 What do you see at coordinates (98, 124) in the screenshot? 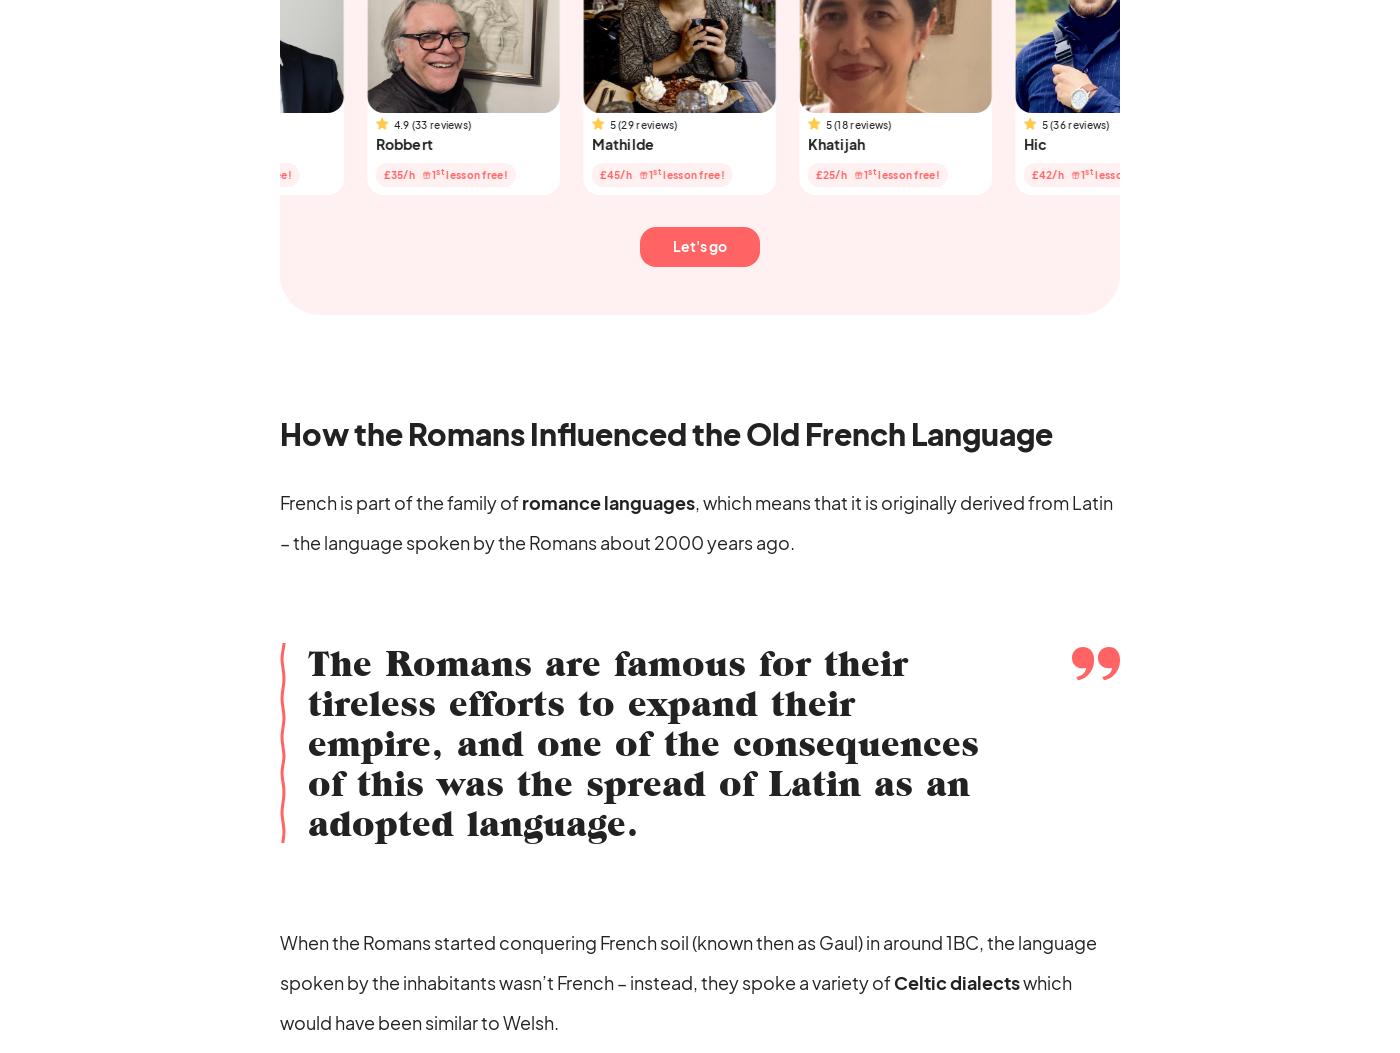
I see `'5 (11 reviews)'` at bounding box center [98, 124].